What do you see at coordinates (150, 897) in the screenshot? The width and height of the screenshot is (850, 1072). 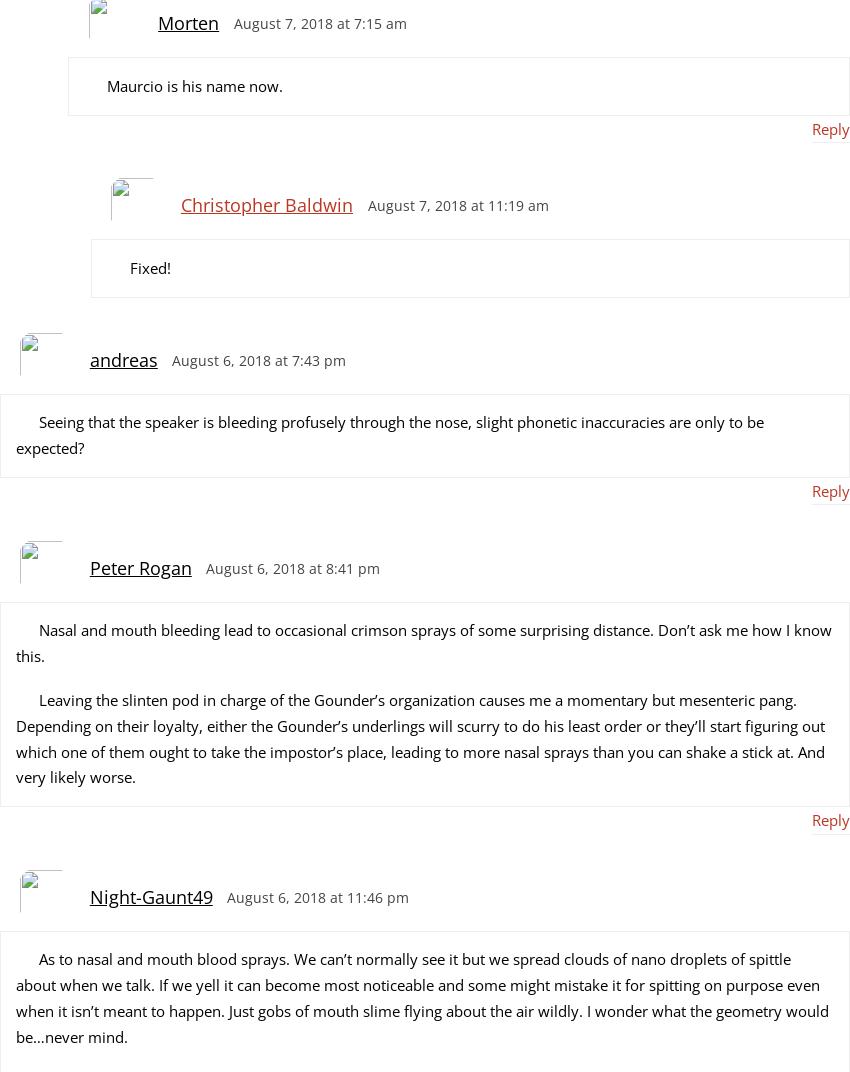 I see `'Night-Gaunt49'` at bounding box center [150, 897].